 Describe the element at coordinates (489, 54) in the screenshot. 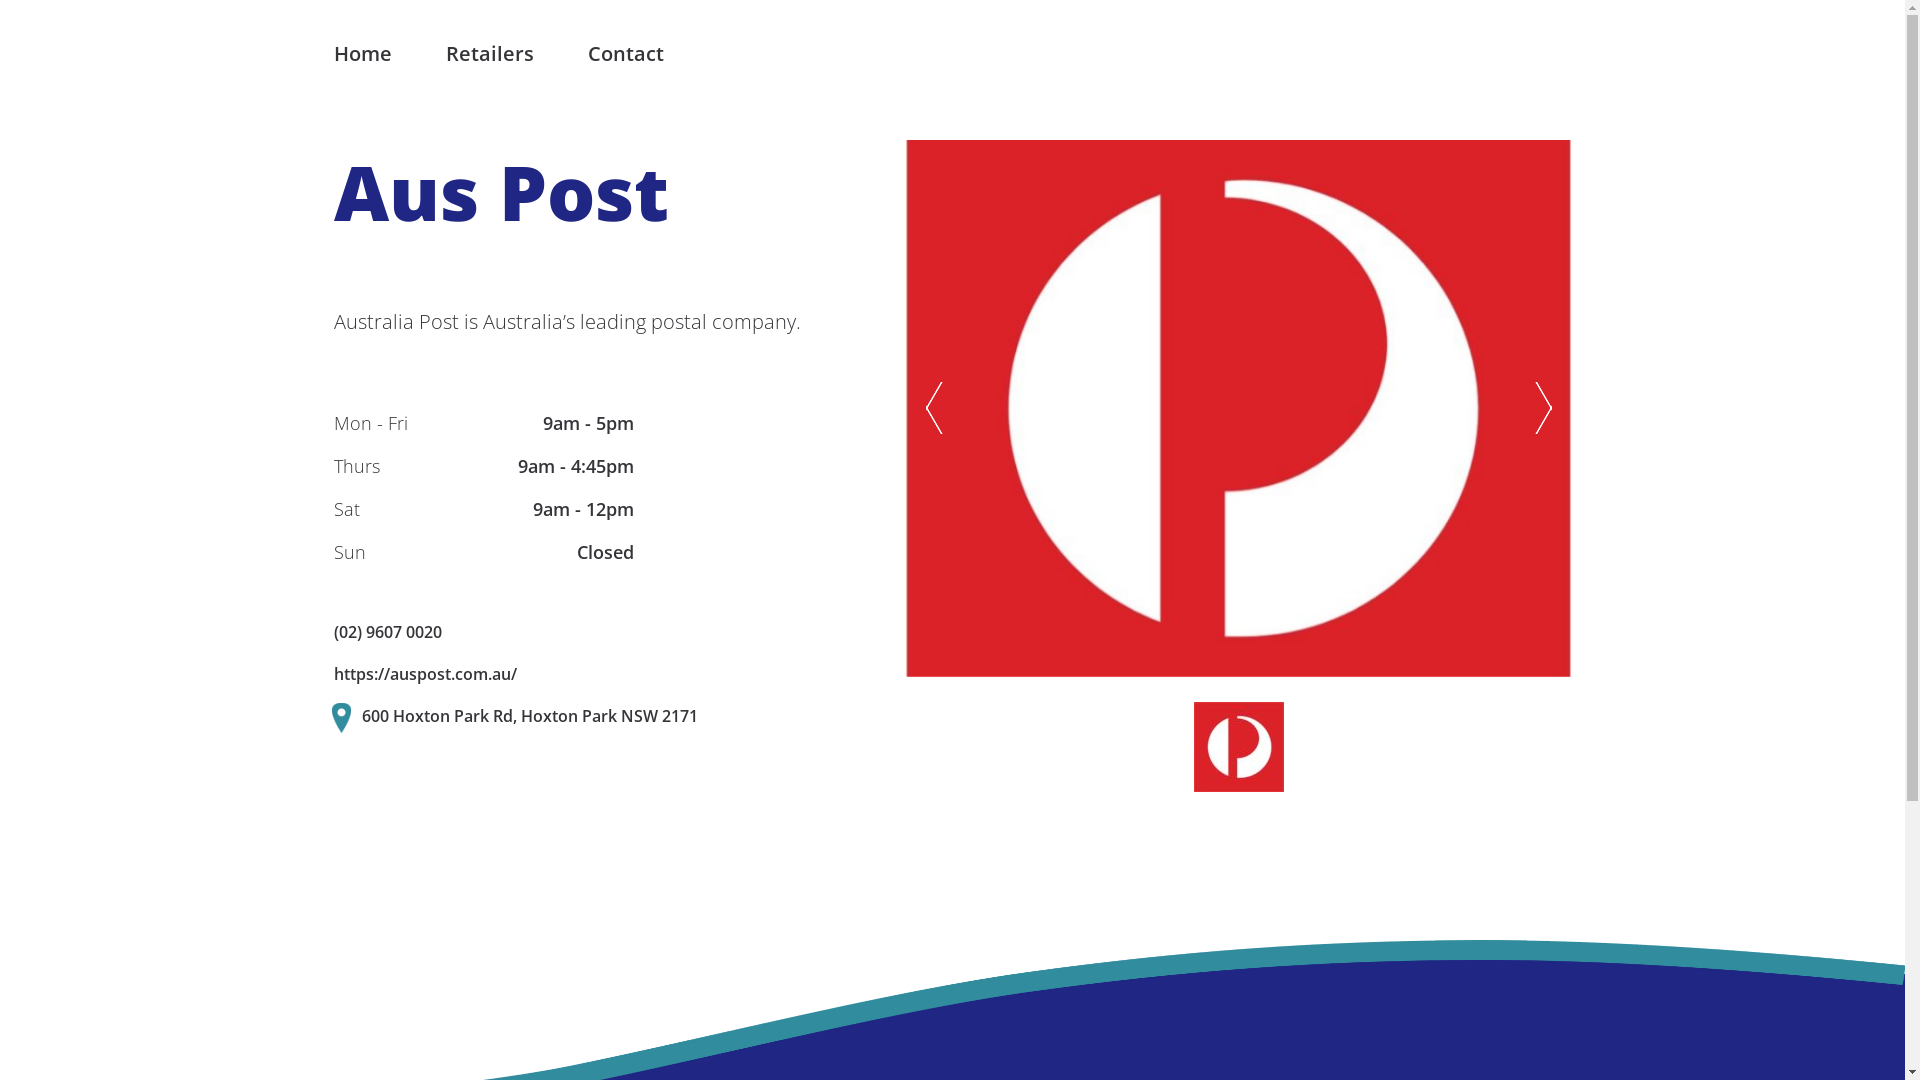

I see `'Retailers'` at that location.